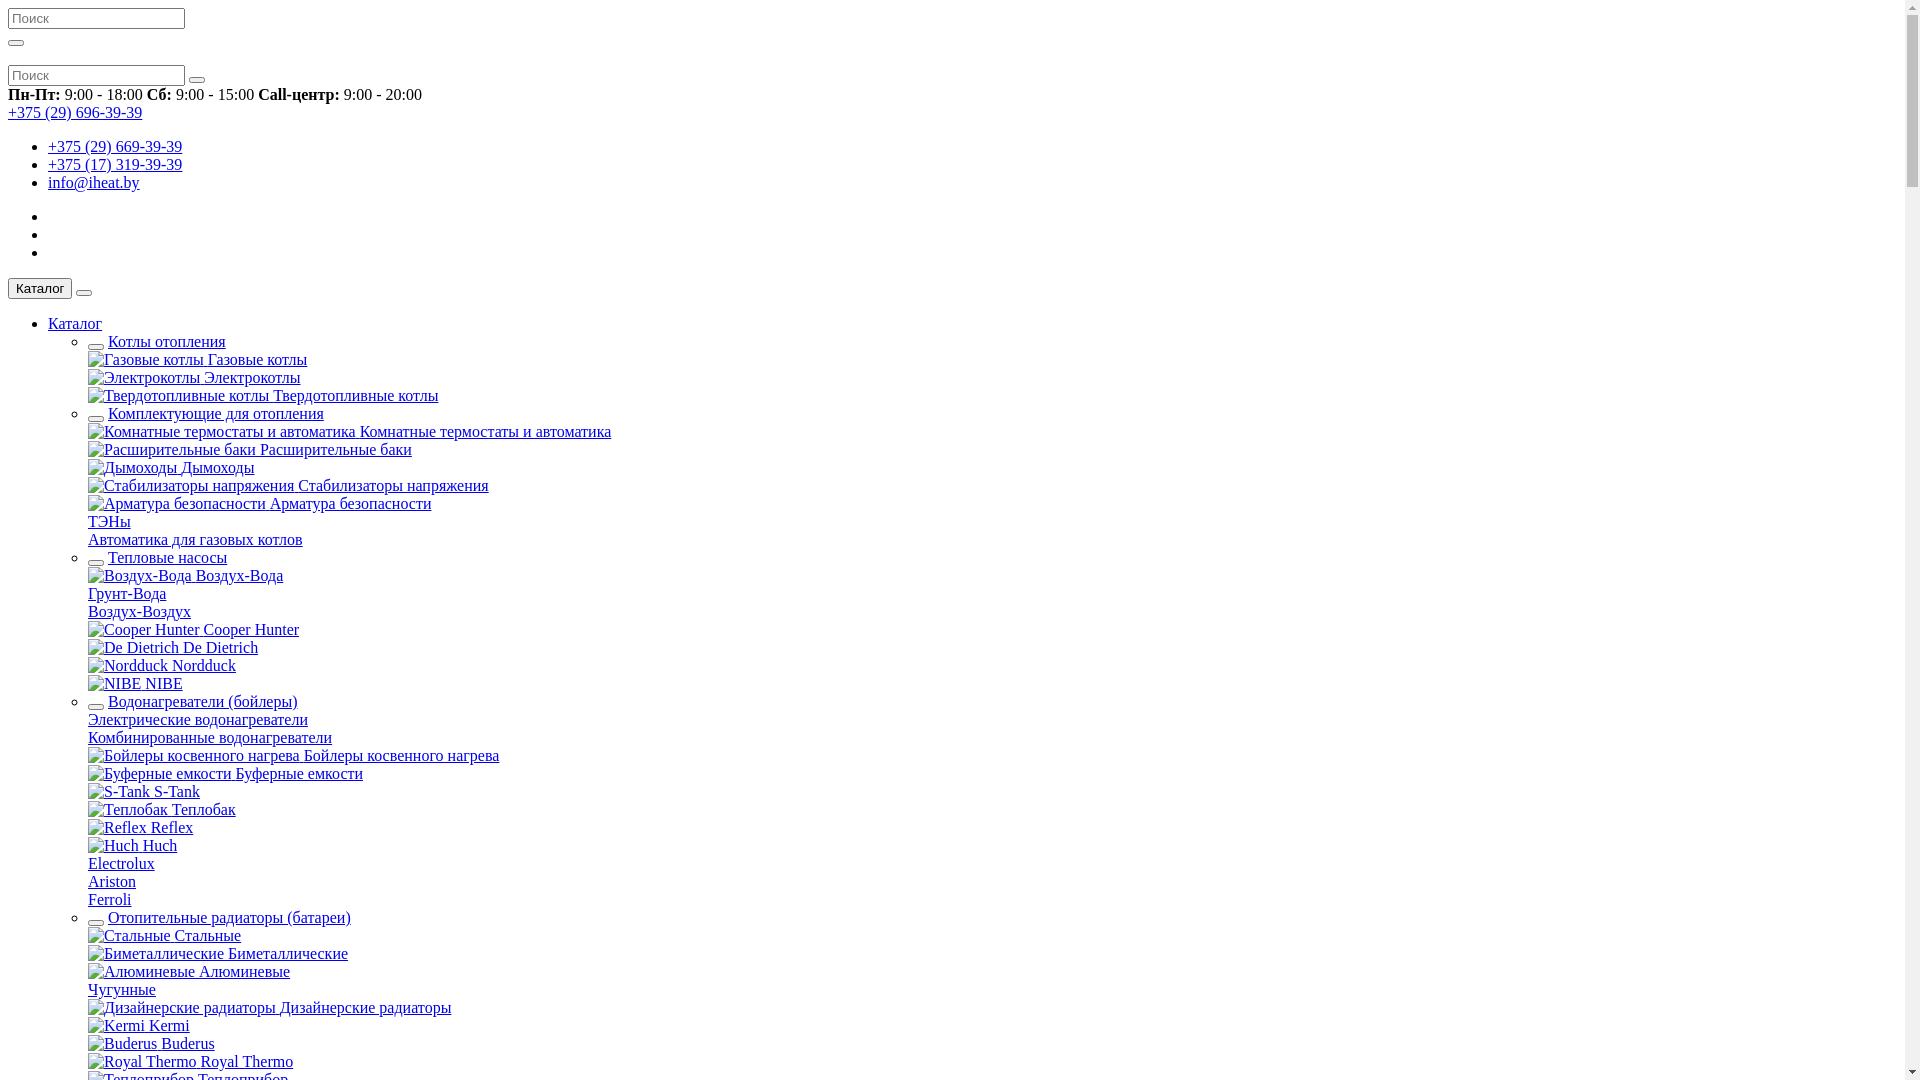 This screenshot has height=1080, width=1920. What do you see at coordinates (131, 845) in the screenshot?
I see `'Huch'` at bounding box center [131, 845].